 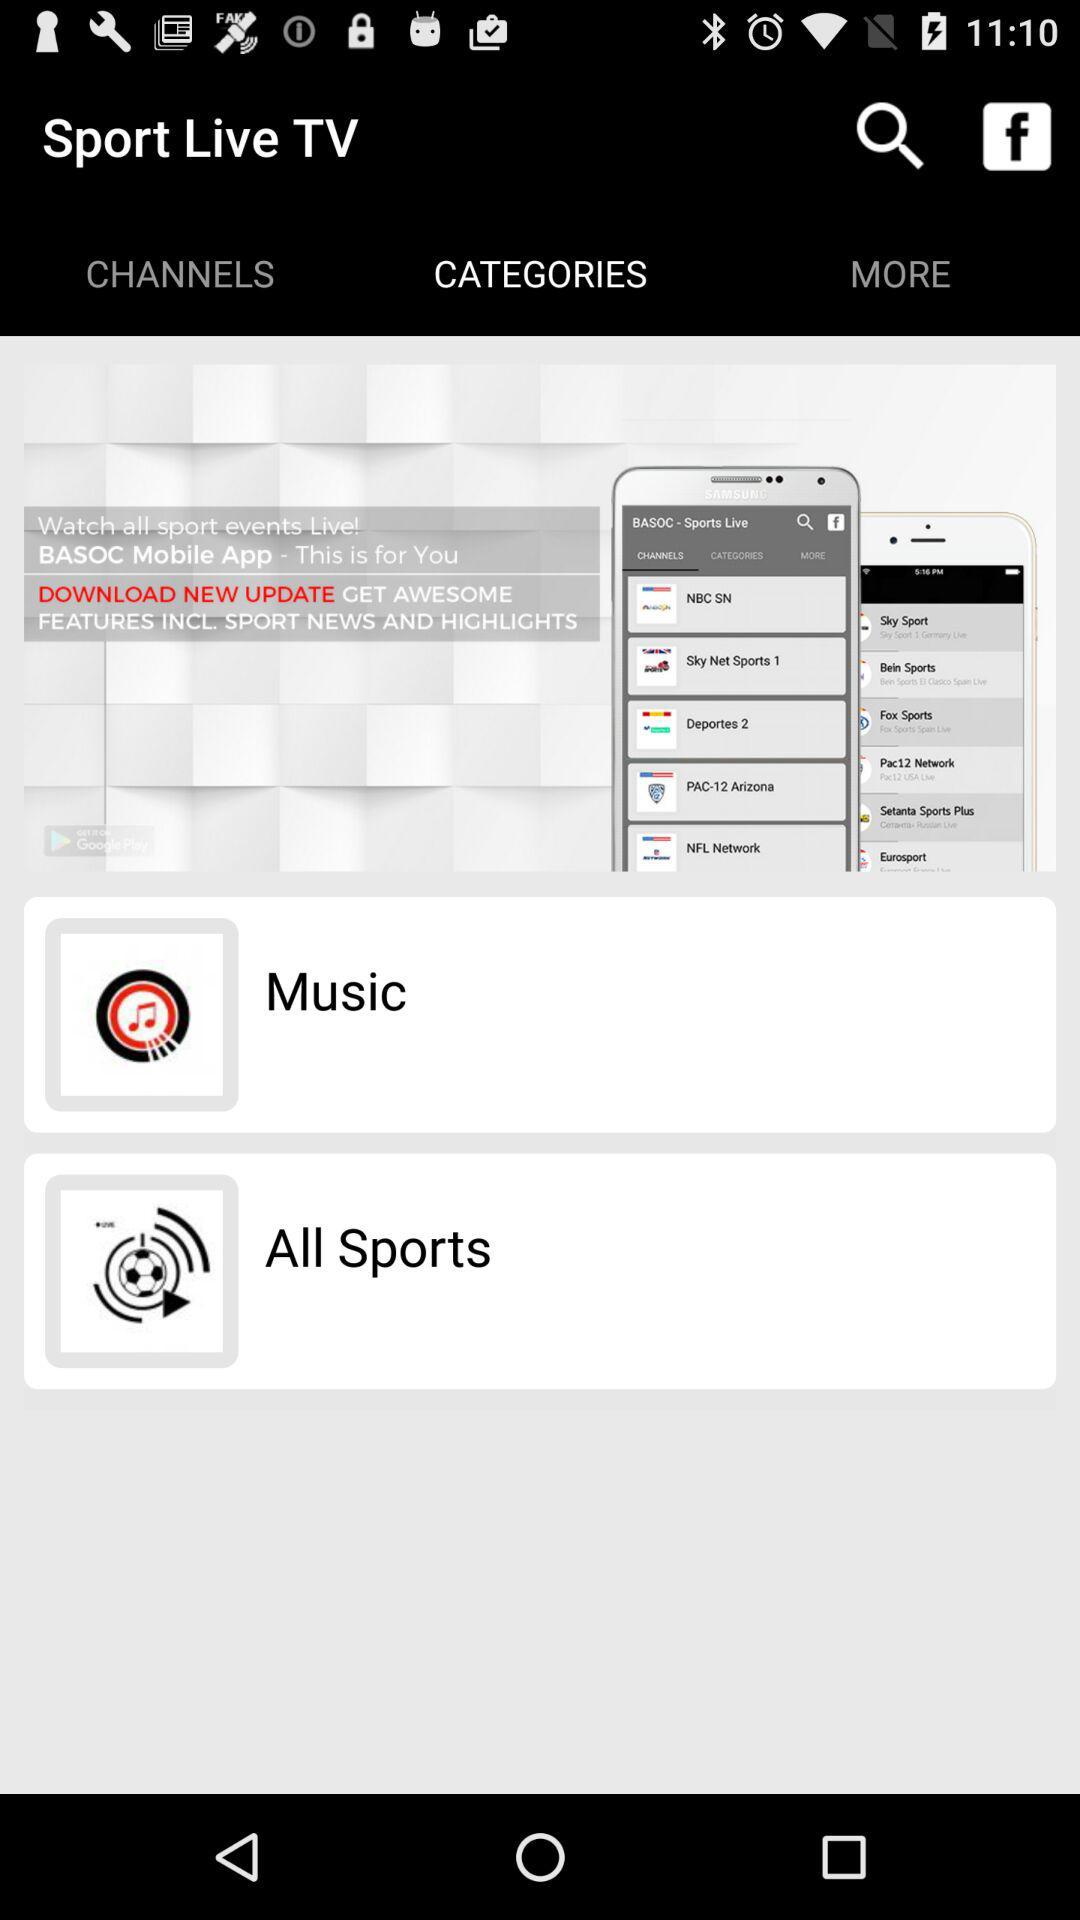 What do you see at coordinates (334, 989) in the screenshot?
I see `the music item` at bounding box center [334, 989].